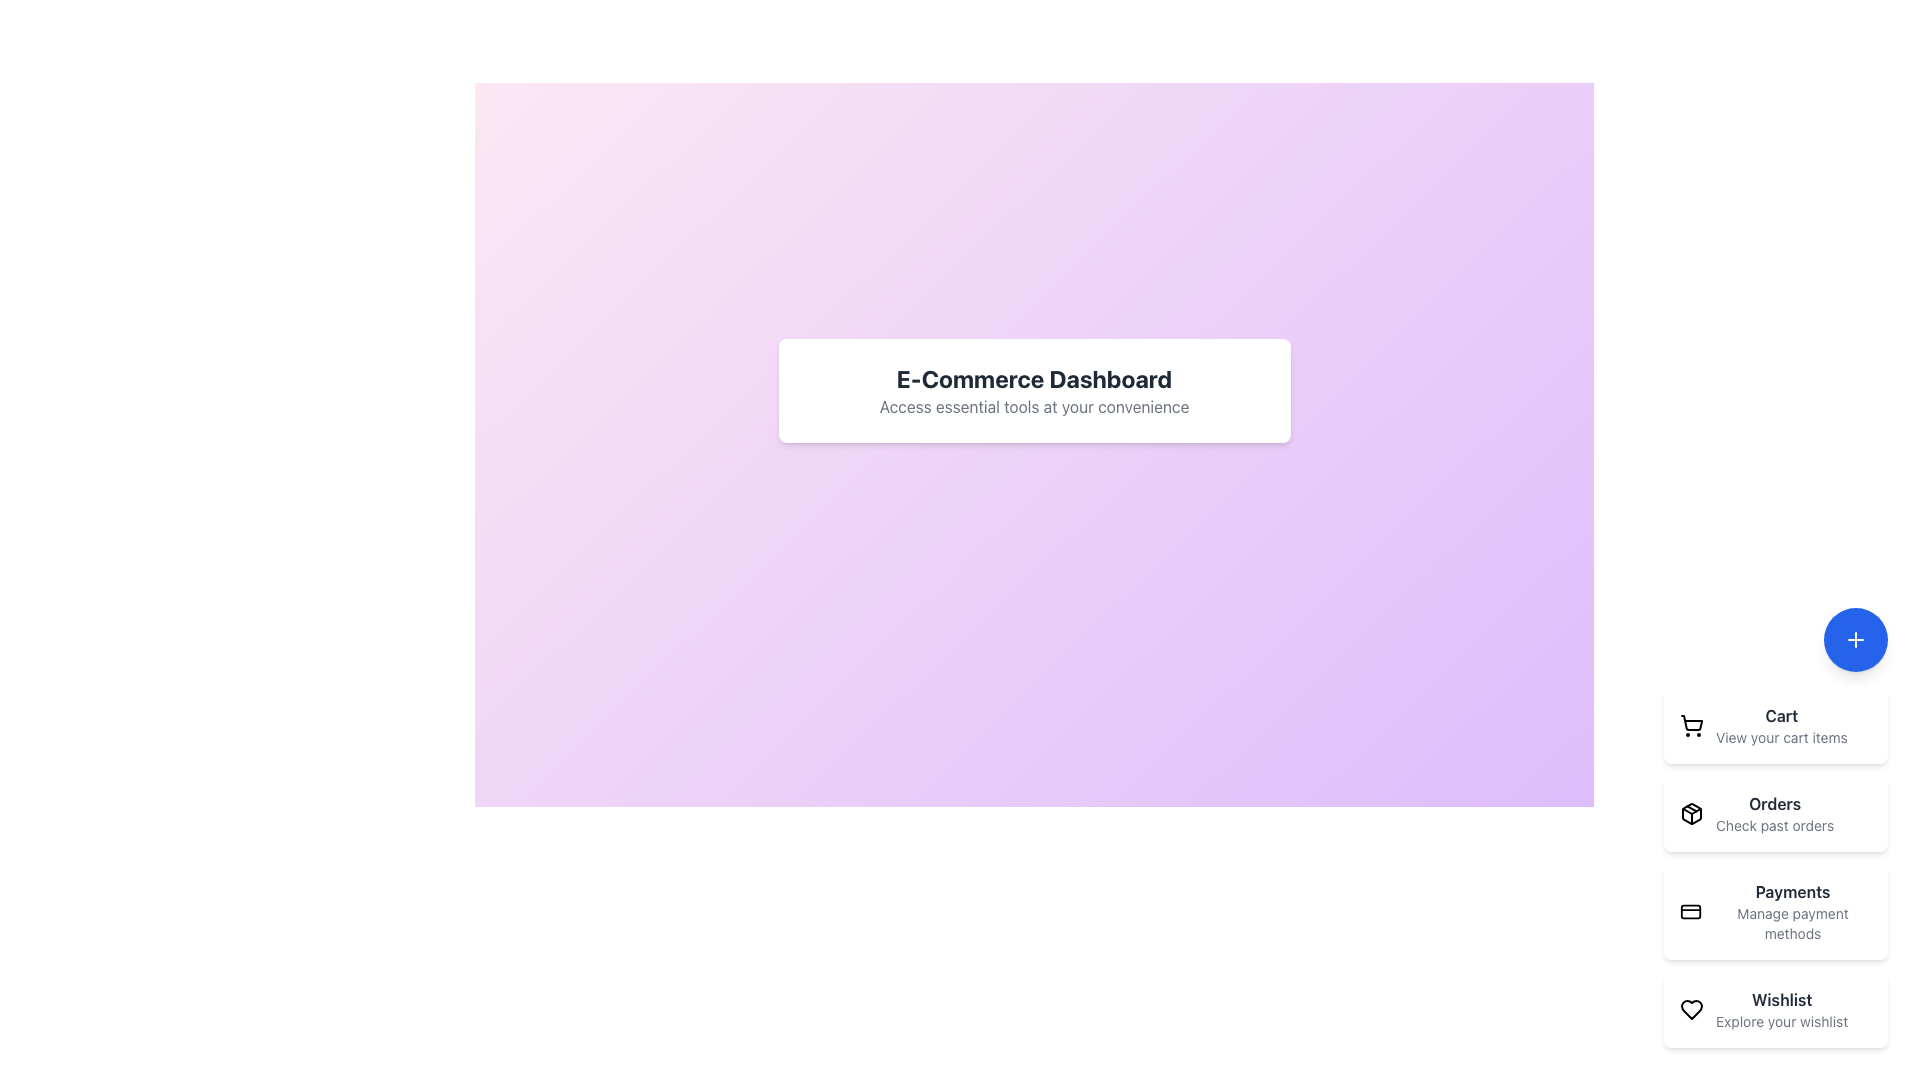 Image resolution: width=1920 pixels, height=1080 pixels. What do you see at coordinates (1775, 813) in the screenshot?
I see `the 'Orders' text label, which includes a bold title and a smaller gray label` at bounding box center [1775, 813].